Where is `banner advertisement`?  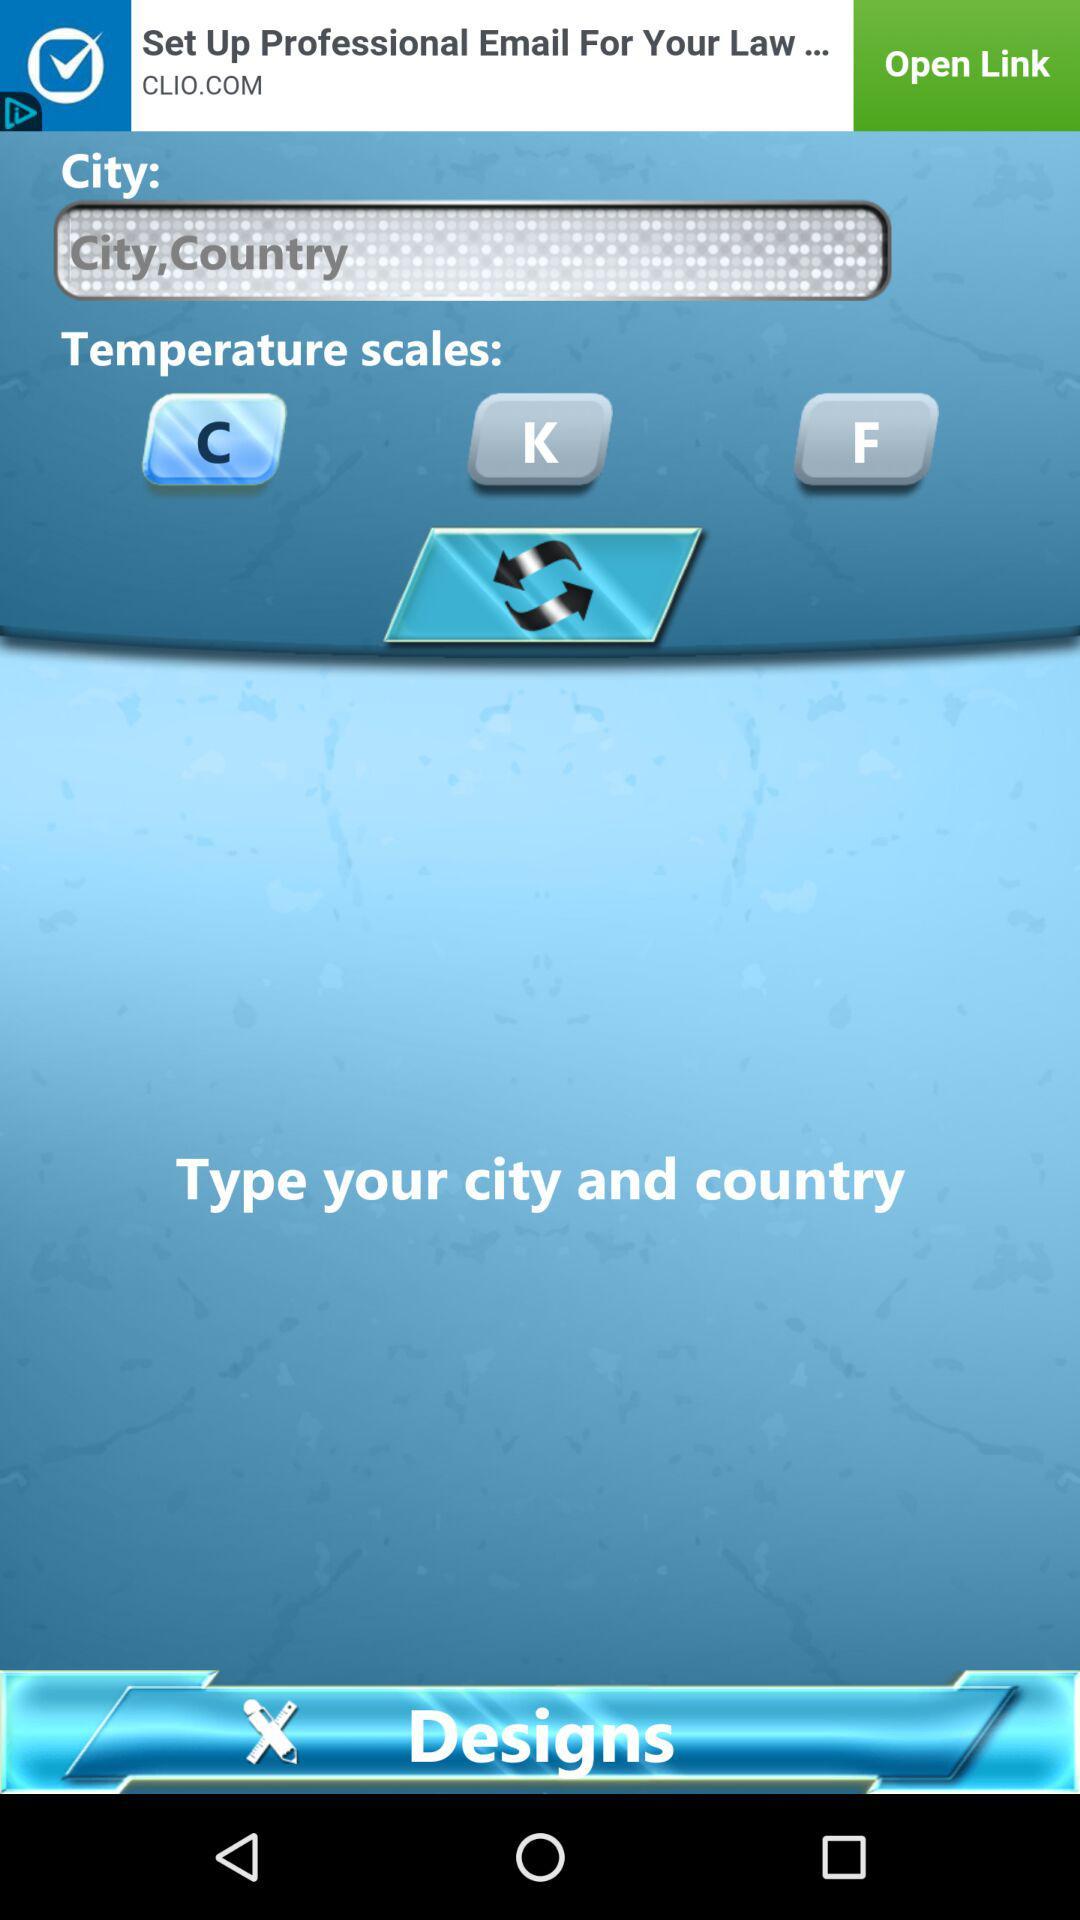
banner advertisement is located at coordinates (540, 65).